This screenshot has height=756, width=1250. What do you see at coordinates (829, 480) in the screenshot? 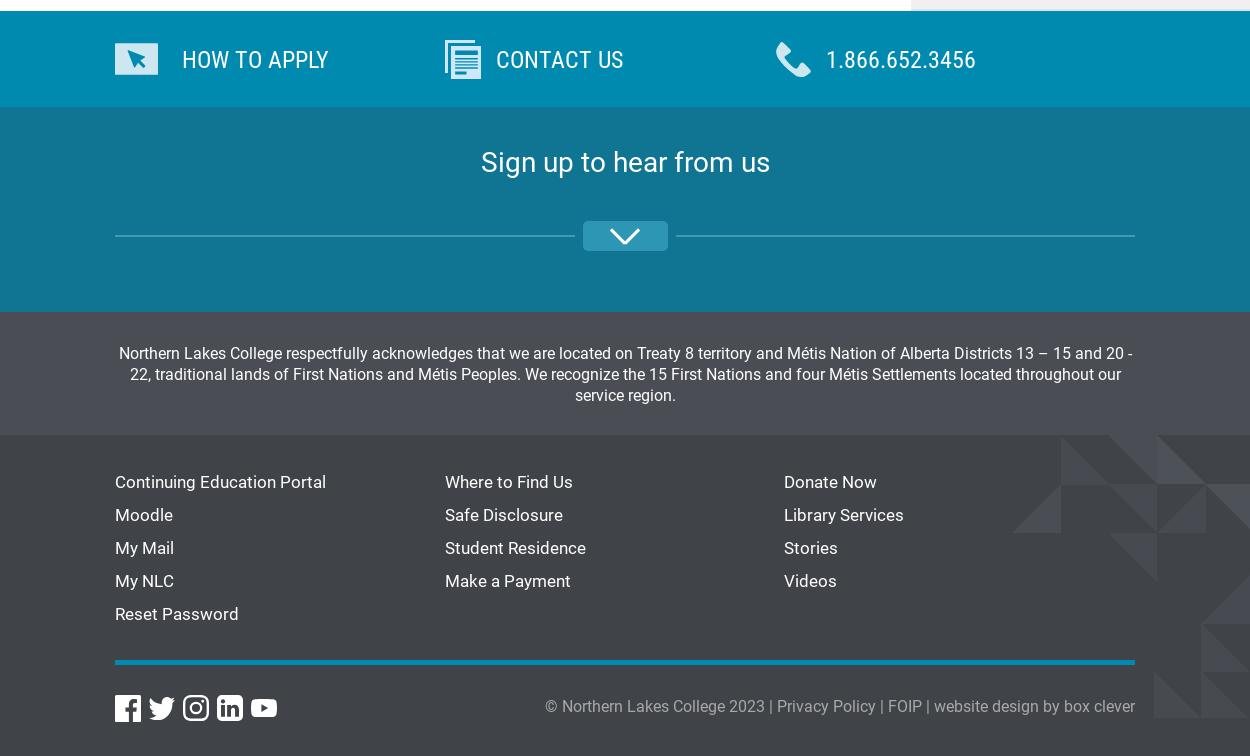
I see `'Donate Now'` at bounding box center [829, 480].